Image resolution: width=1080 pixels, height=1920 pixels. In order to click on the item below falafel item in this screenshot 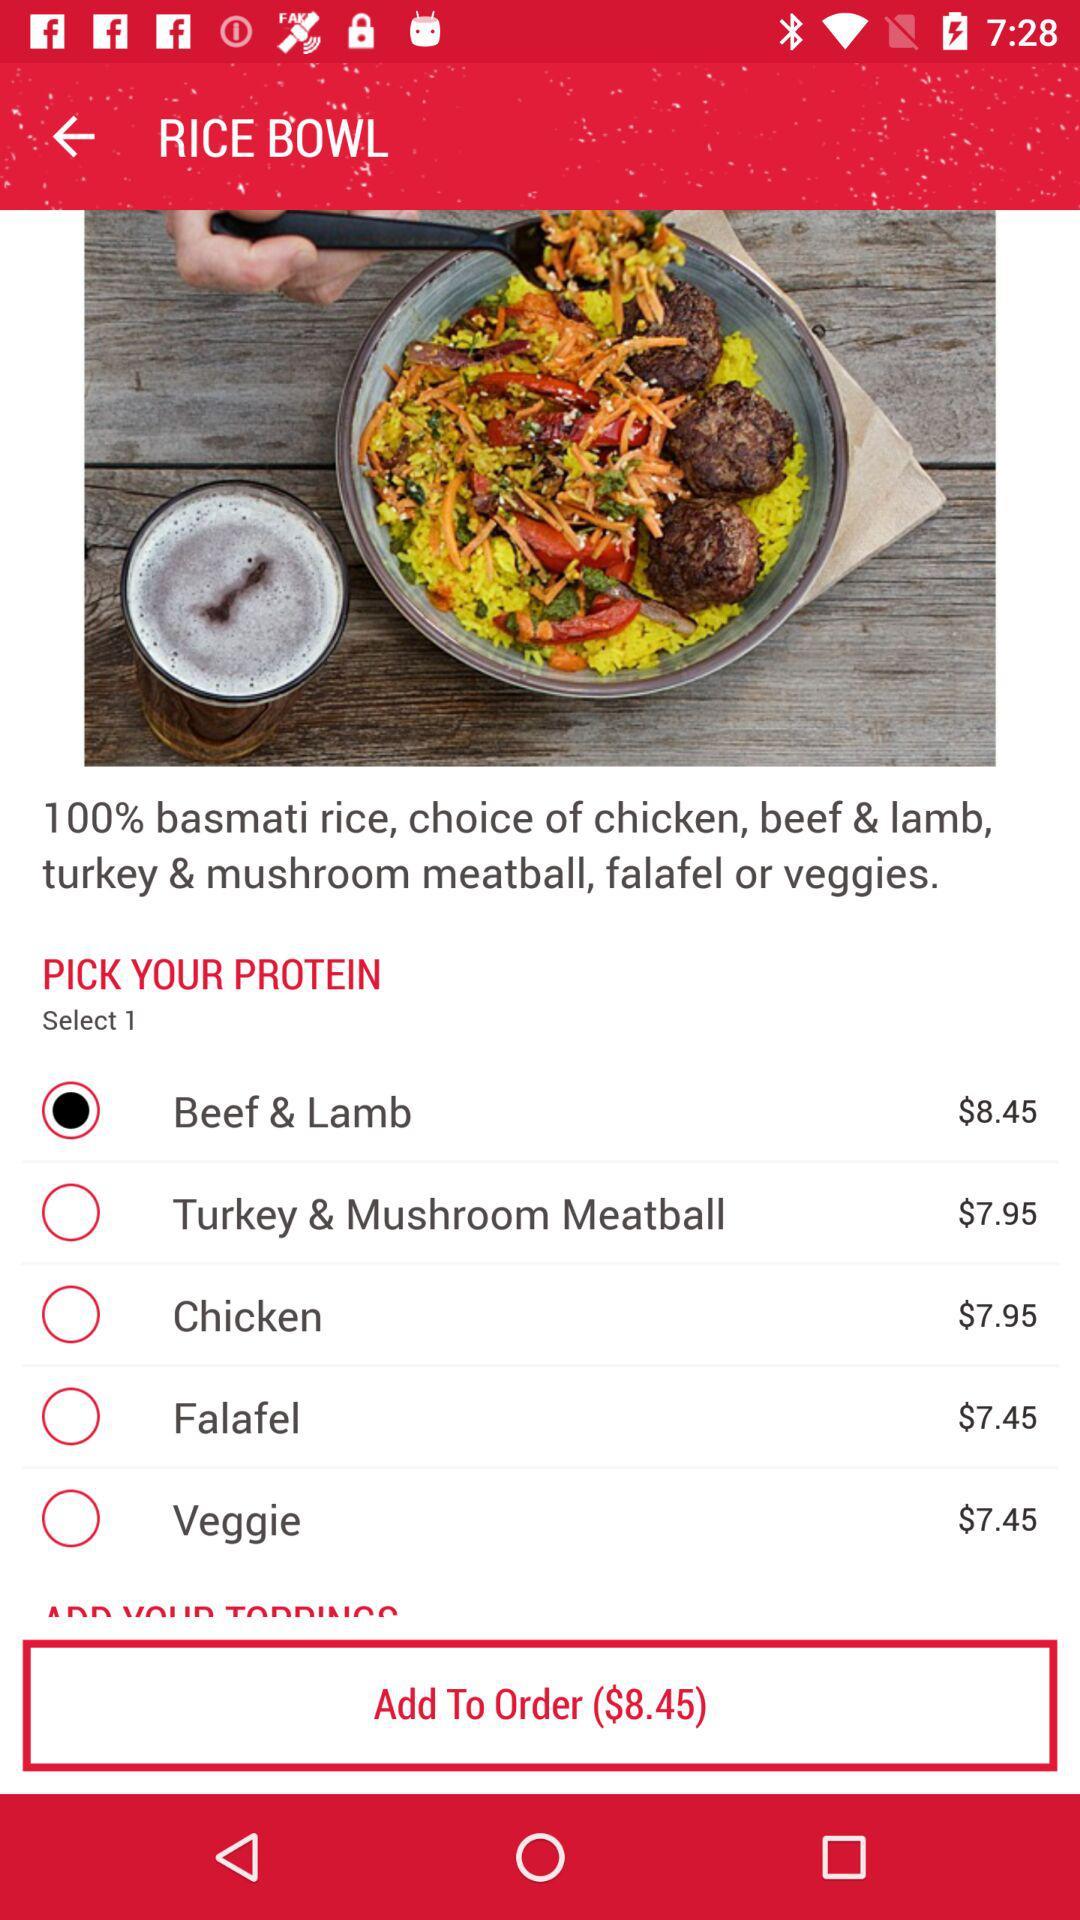, I will do `click(554, 1518)`.